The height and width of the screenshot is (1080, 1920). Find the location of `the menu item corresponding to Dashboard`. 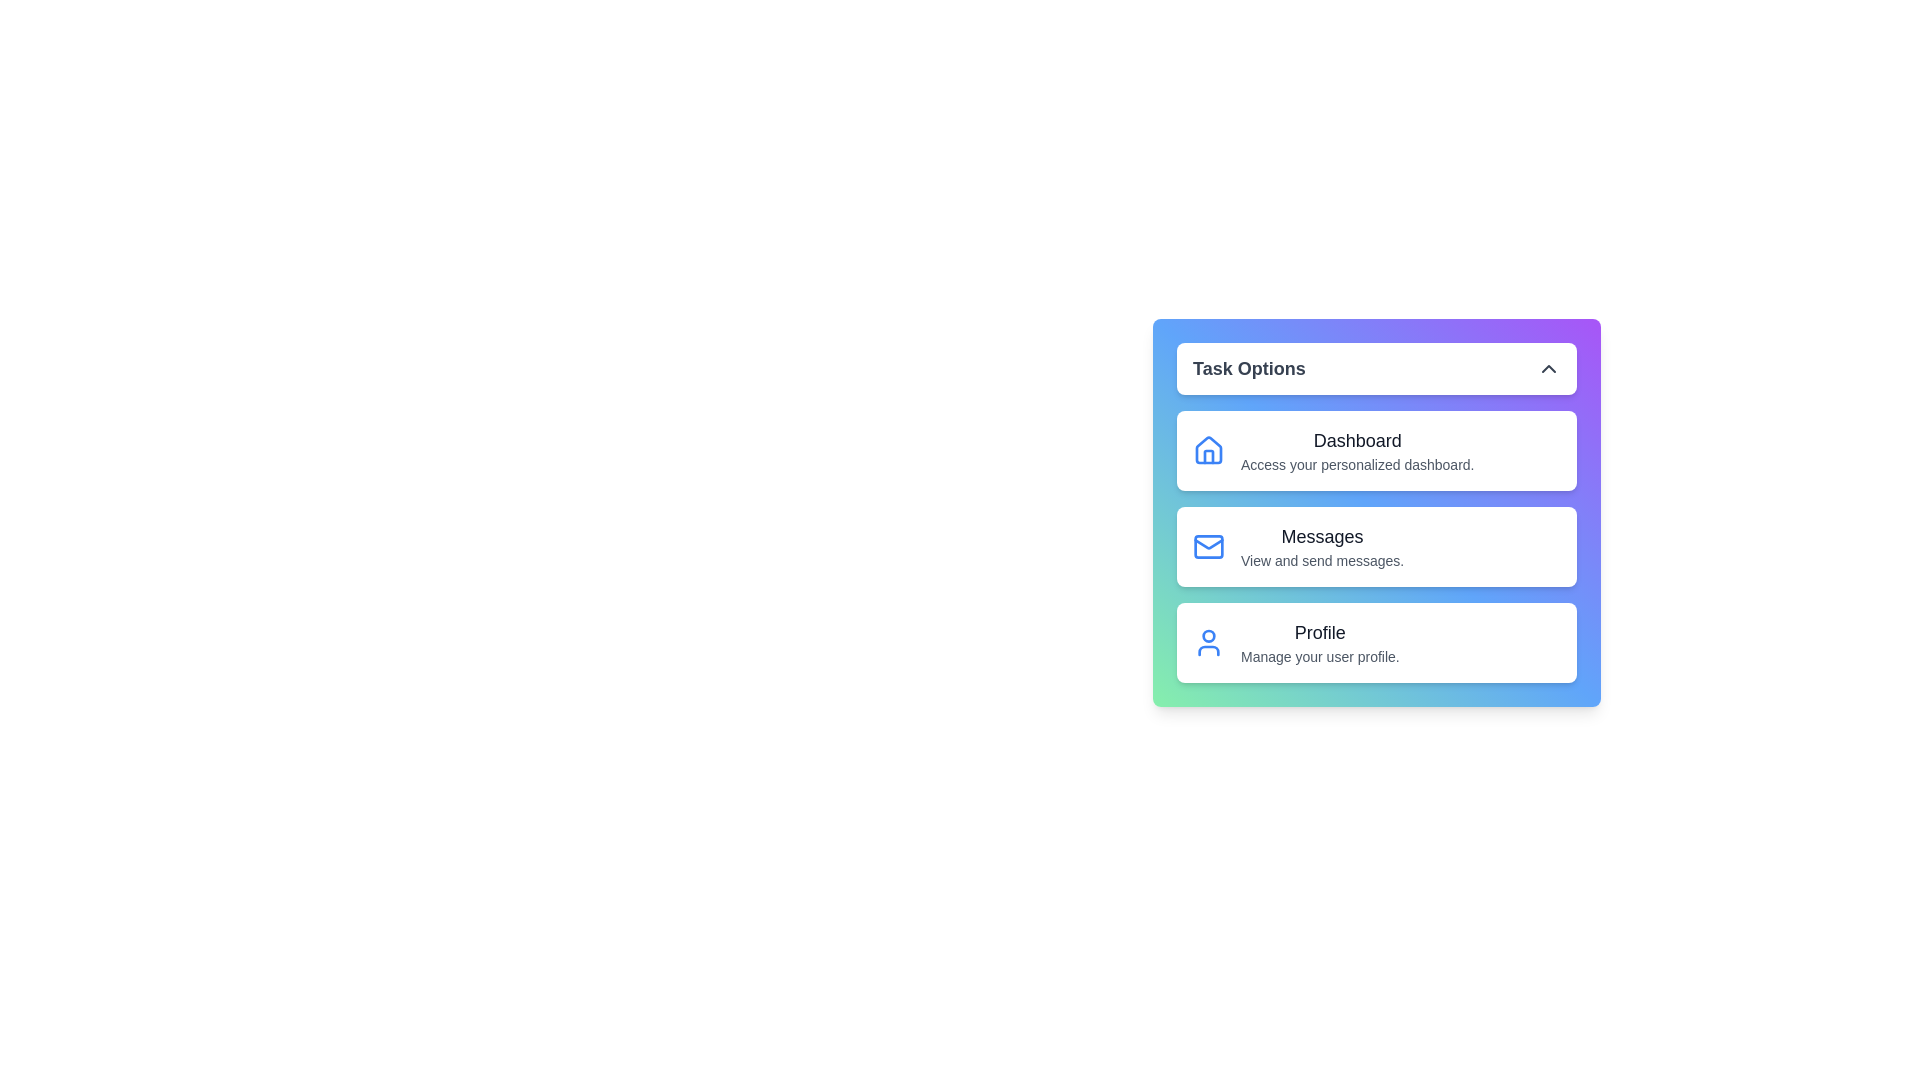

the menu item corresponding to Dashboard is located at coordinates (1376, 451).